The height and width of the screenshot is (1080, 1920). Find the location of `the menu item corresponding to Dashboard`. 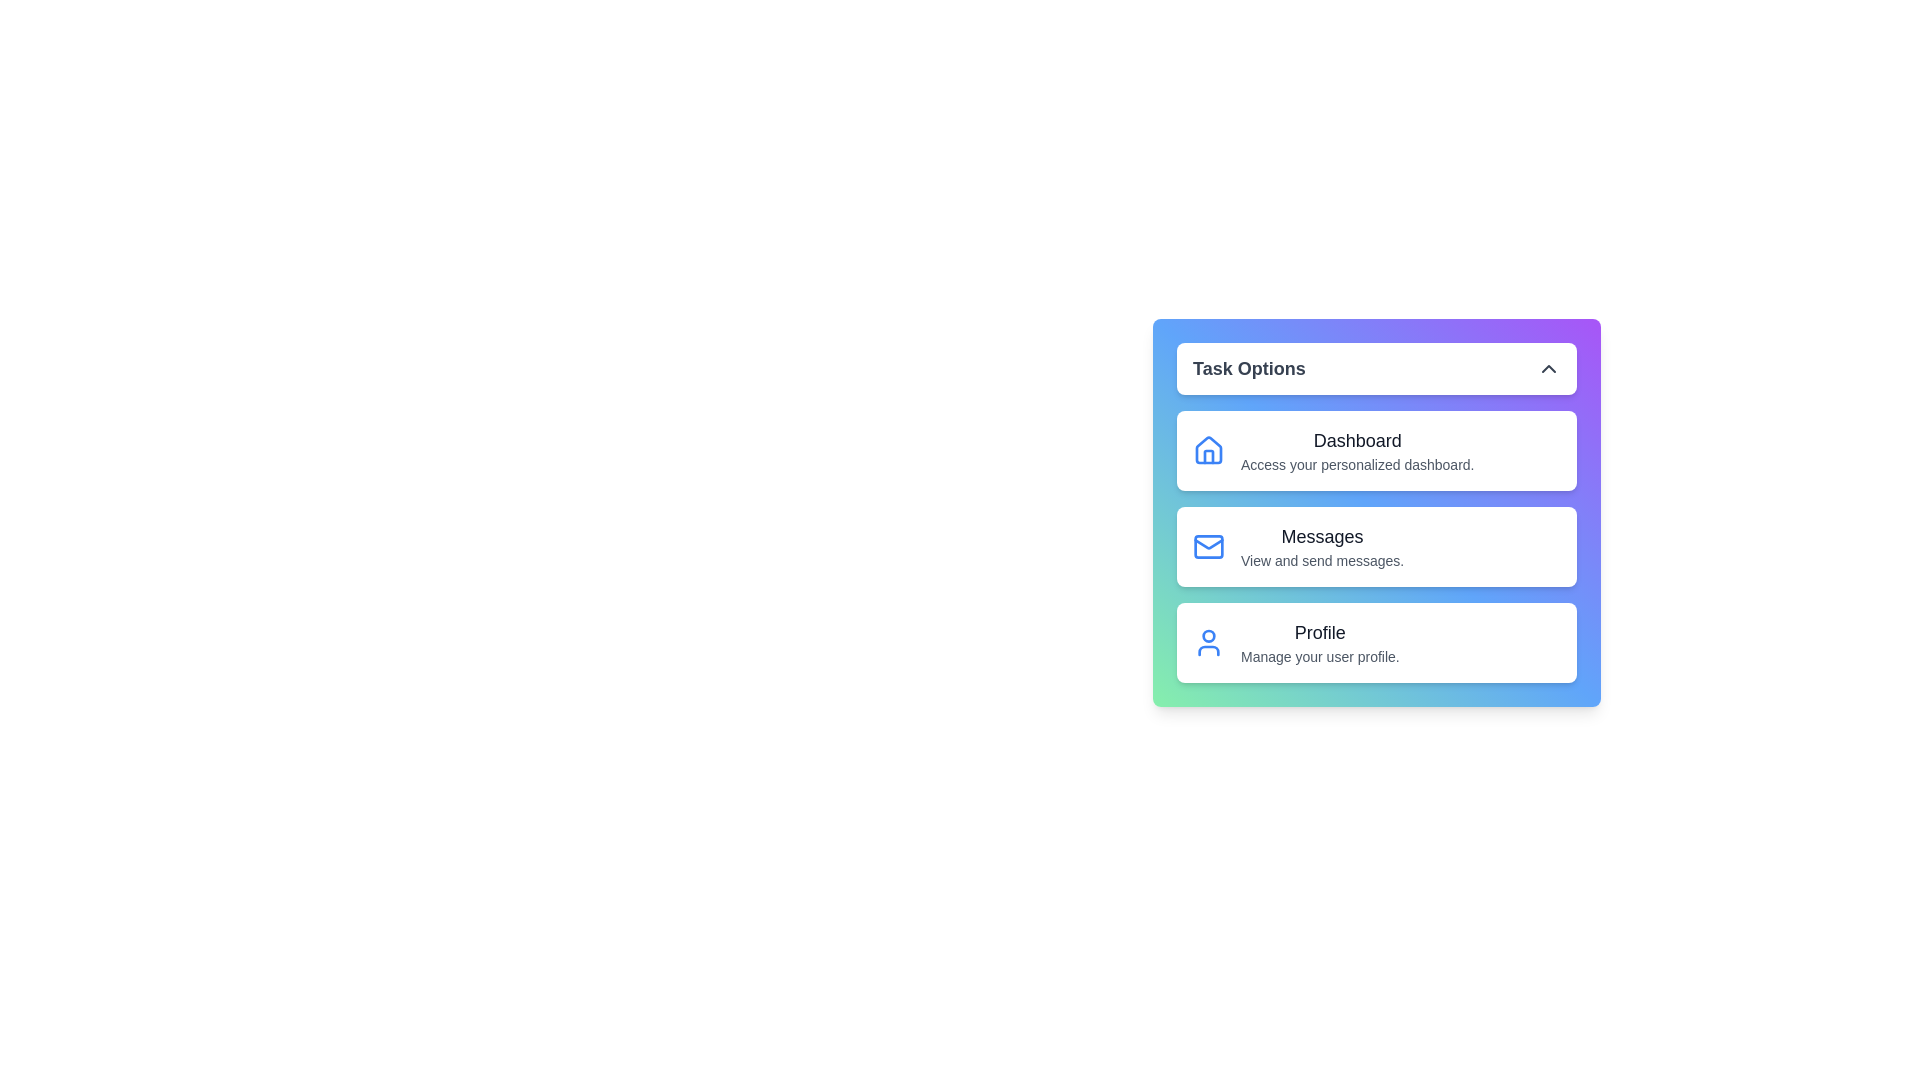

the menu item corresponding to Dashboard is located at coordinates (1376, 451).